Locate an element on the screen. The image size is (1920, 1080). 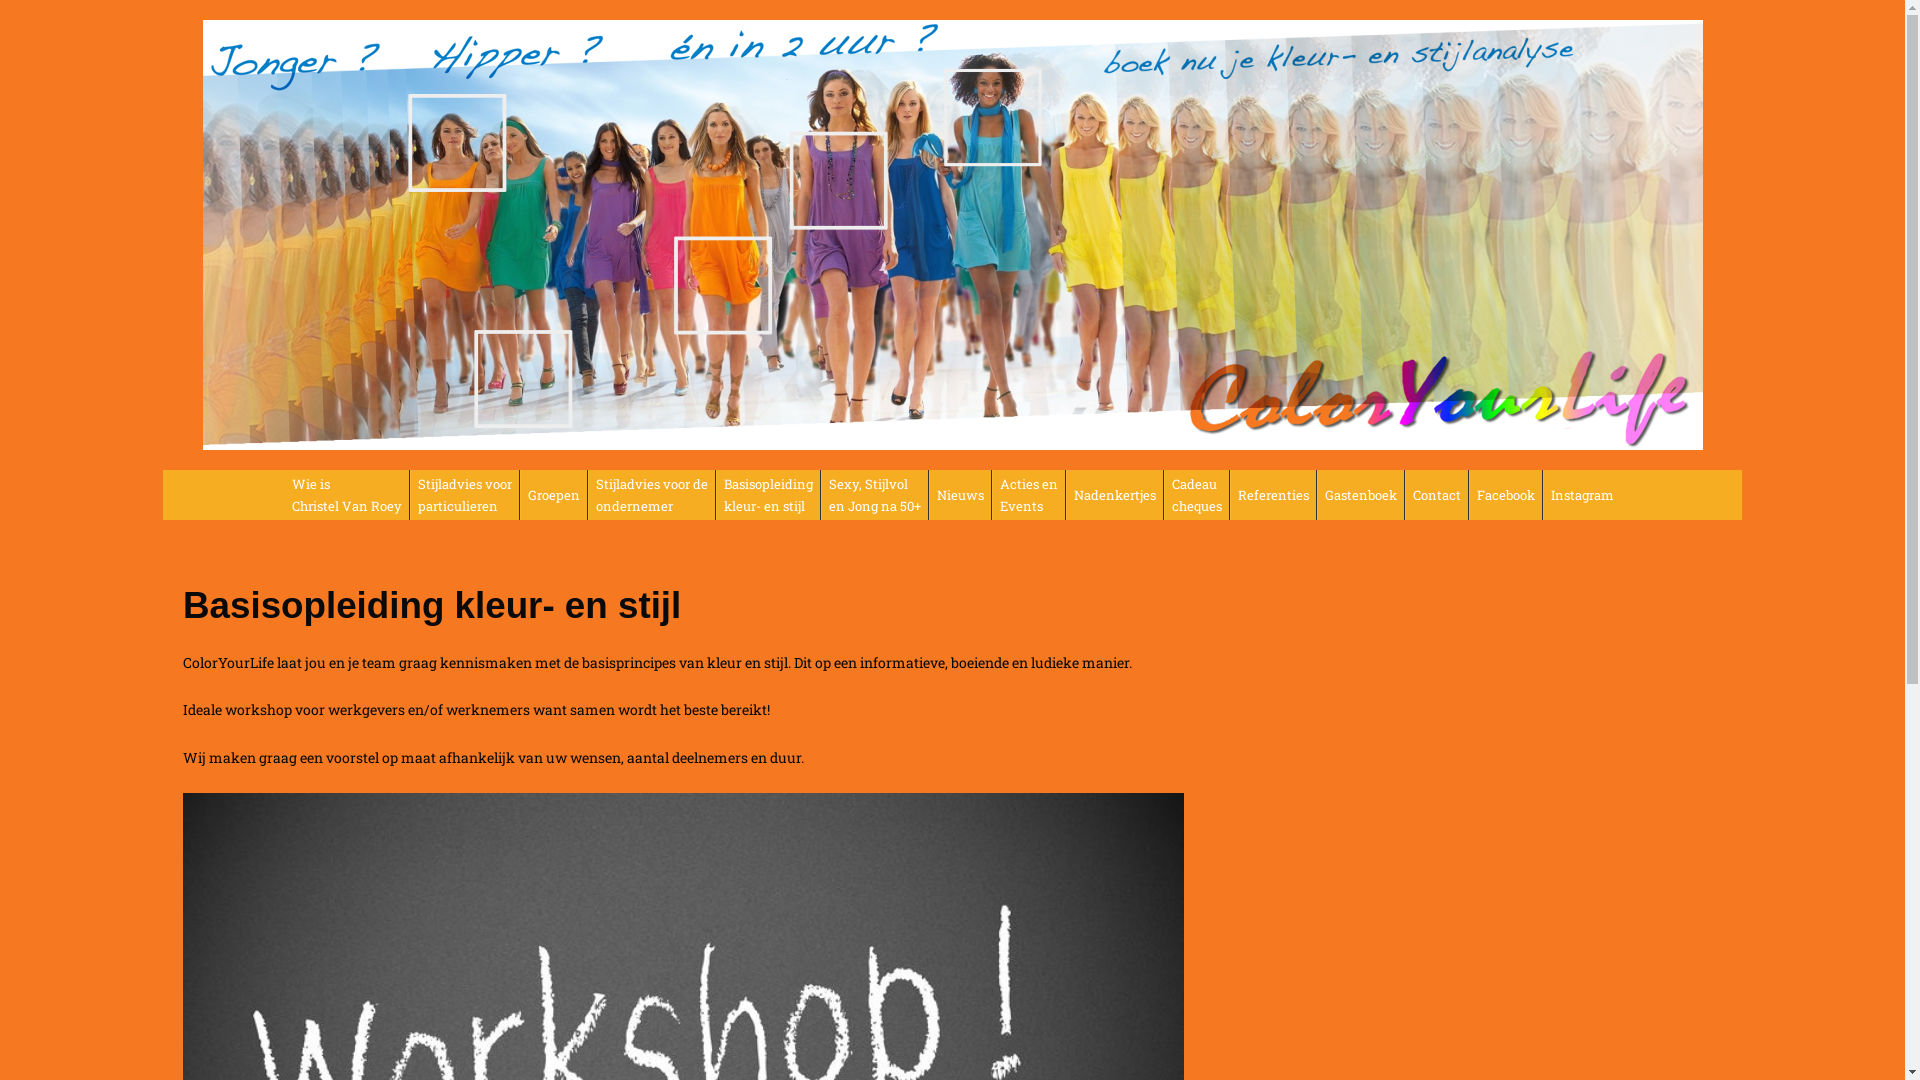
'Basisopleiding is located at coordinates (767, 494).